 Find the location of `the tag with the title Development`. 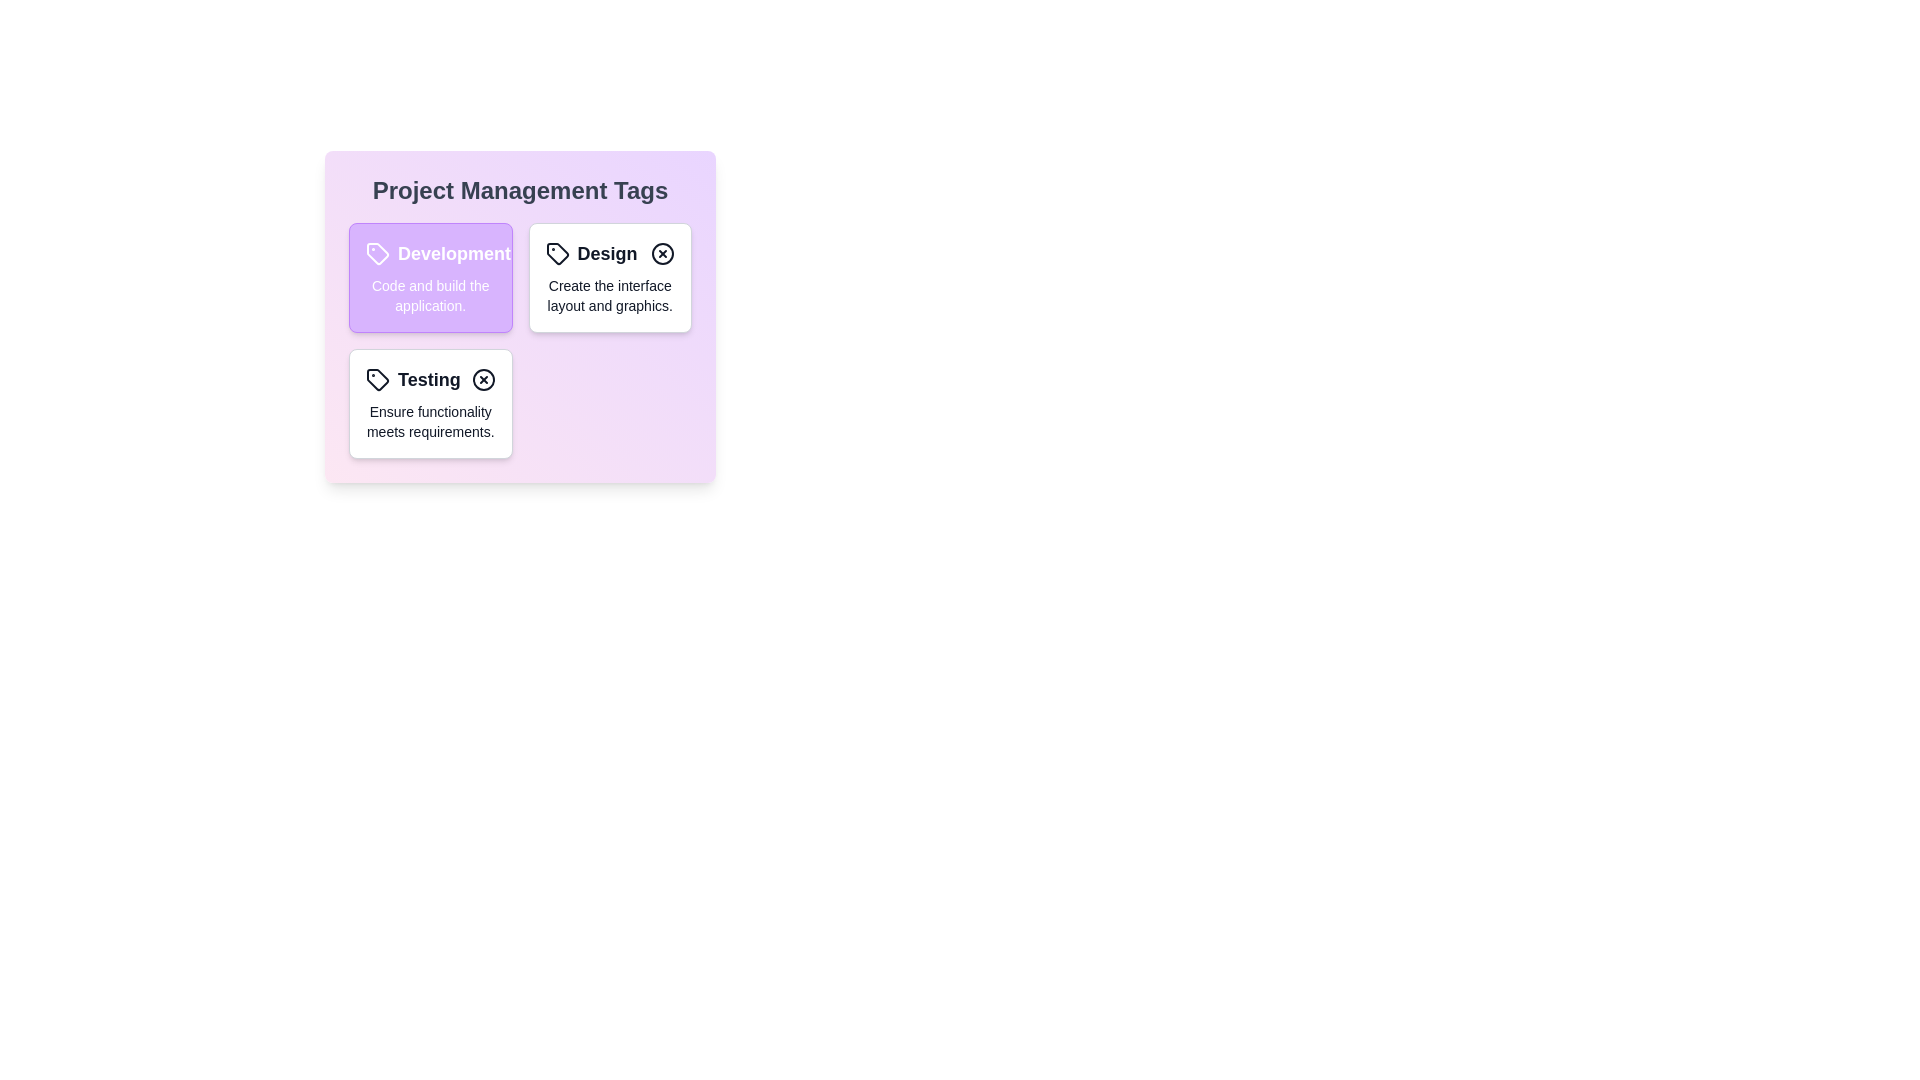

the tag with the title Development is located at coordinates (429, 253).